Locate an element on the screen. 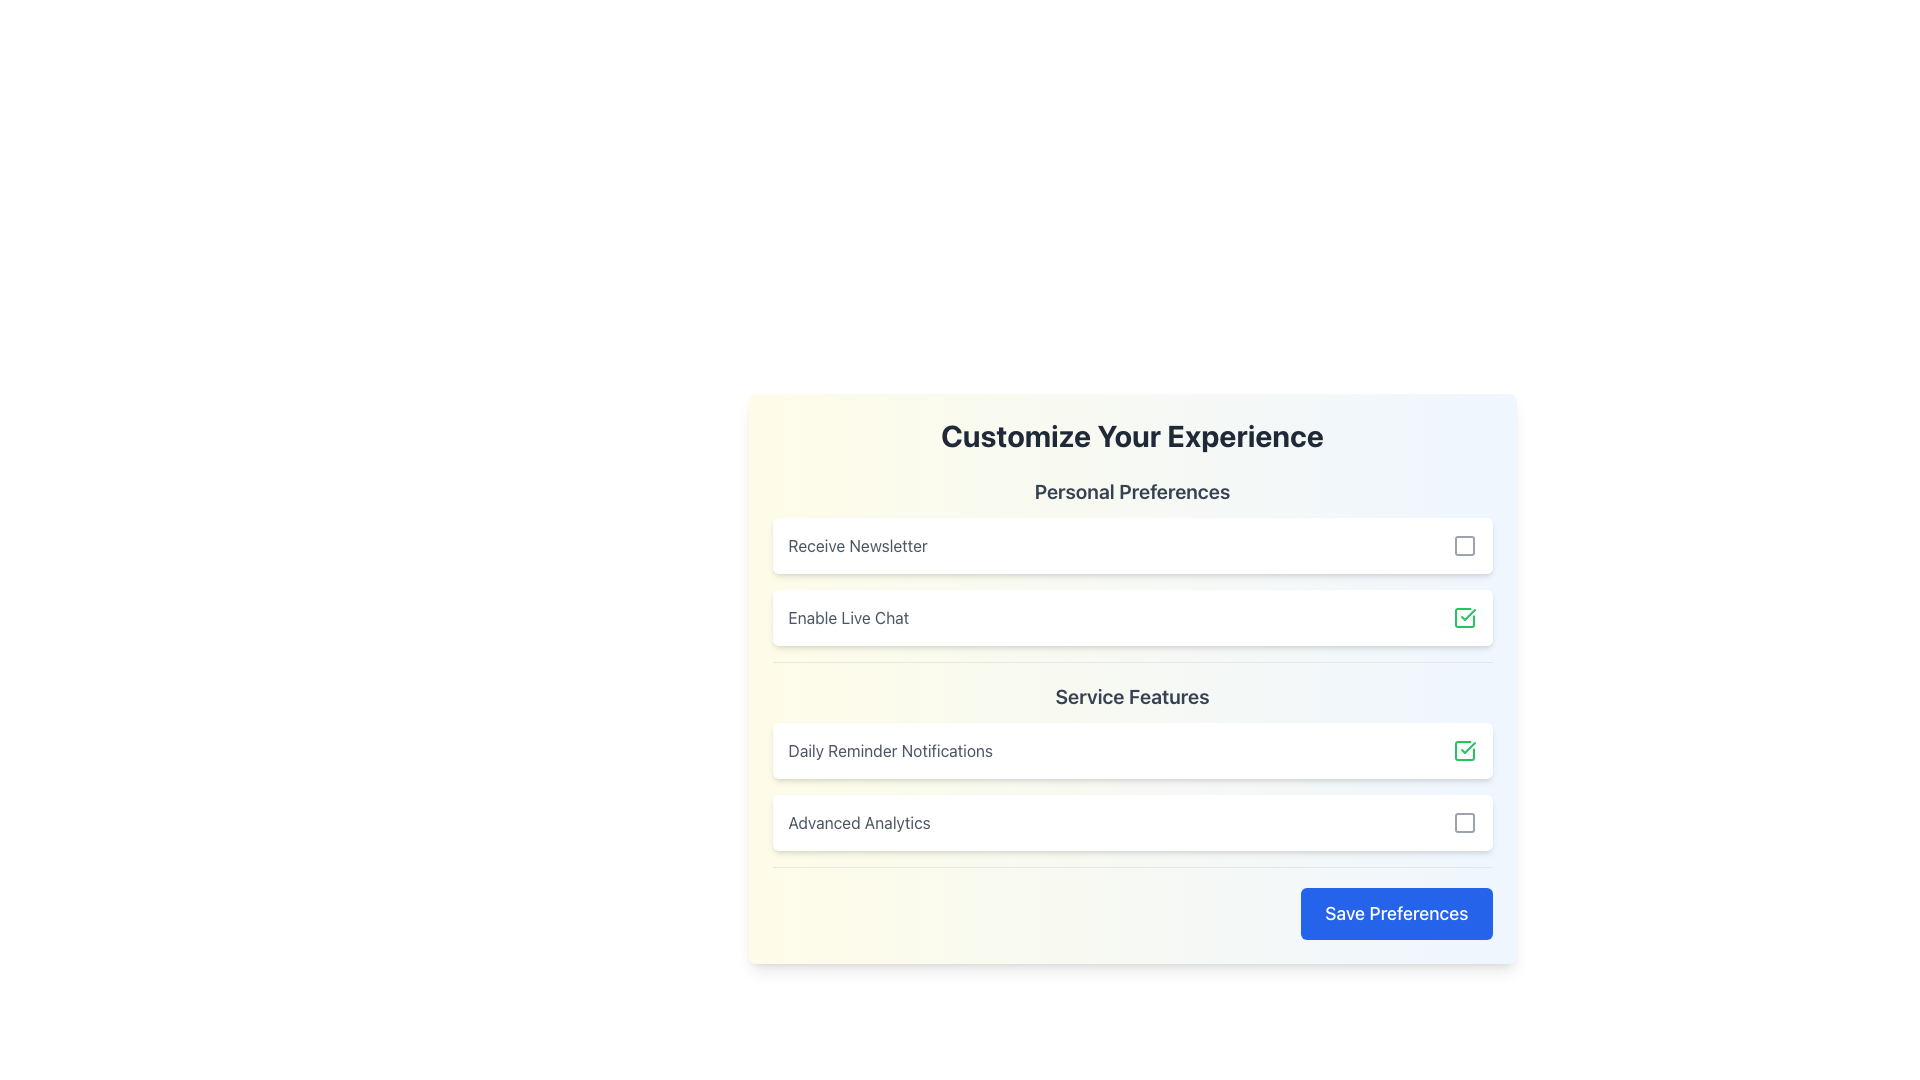 The width and height of the screenshot is (1920, 1080). the 'Receive Newsletter' label, which is the first preference option under the 'Personal Preferences' header is located at coordinates (858, 546).